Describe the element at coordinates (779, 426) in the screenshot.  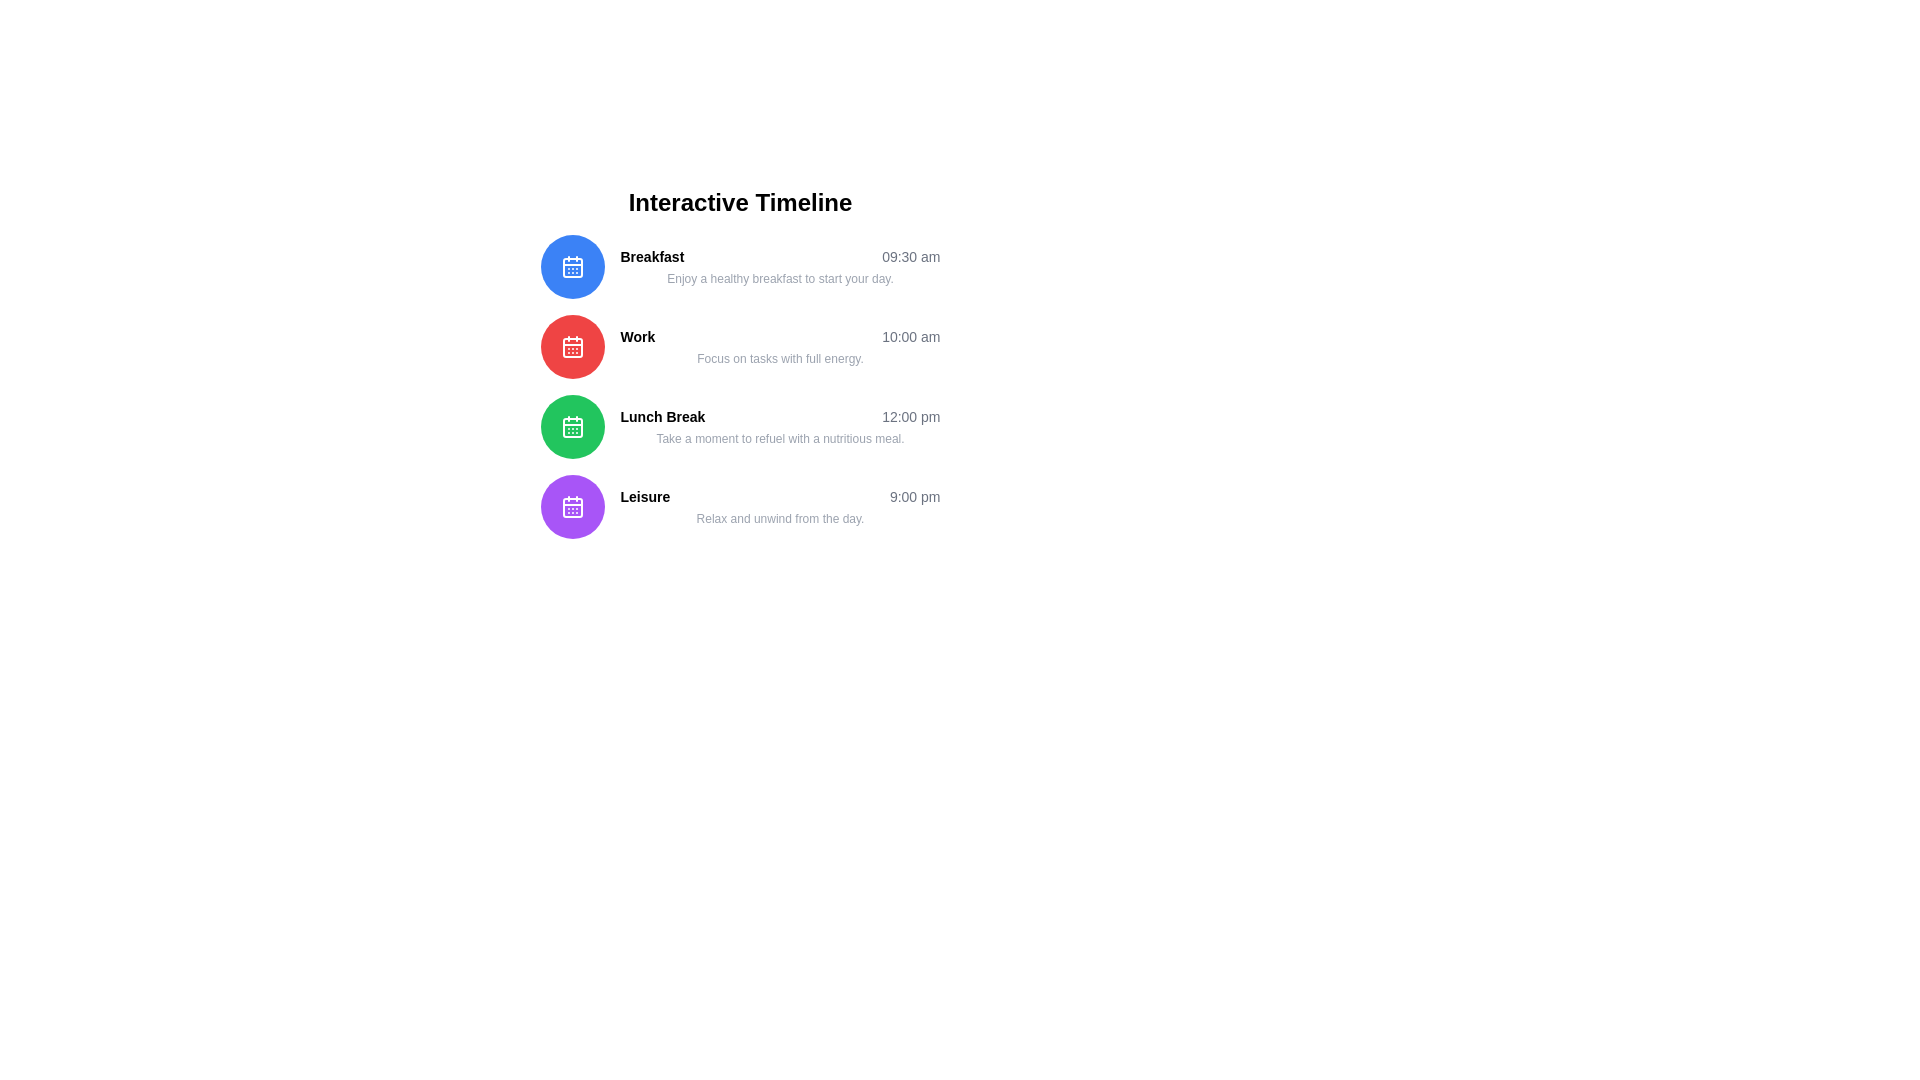
I see `text block displaying 'Lunch Break' at 12:00 pm with the note 'Take a moment to refuel with a nutritious meal.' This text block is the third in a vertical list of events in an interactive timeline, positioned between 'Work' and 'Leisure'` at that location.